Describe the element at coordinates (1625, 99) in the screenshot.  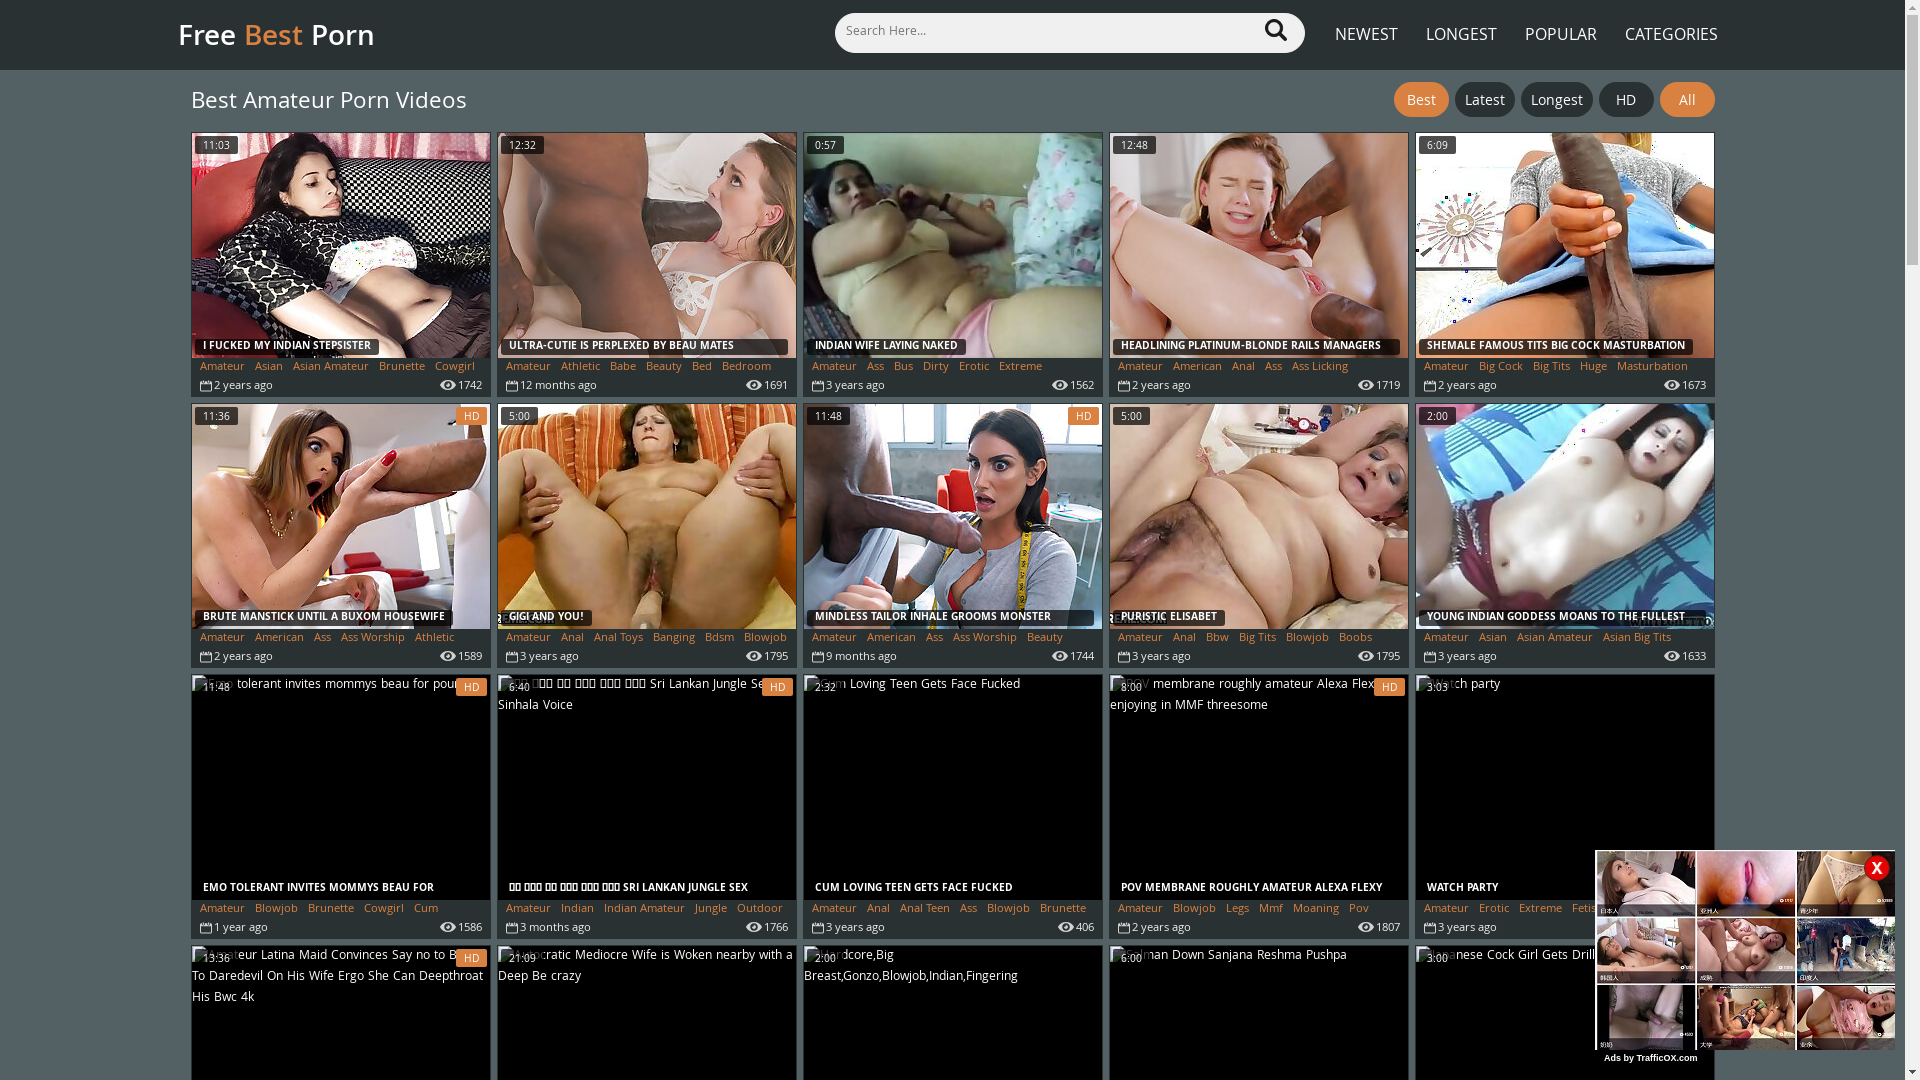
I see `'HD'` at that location.